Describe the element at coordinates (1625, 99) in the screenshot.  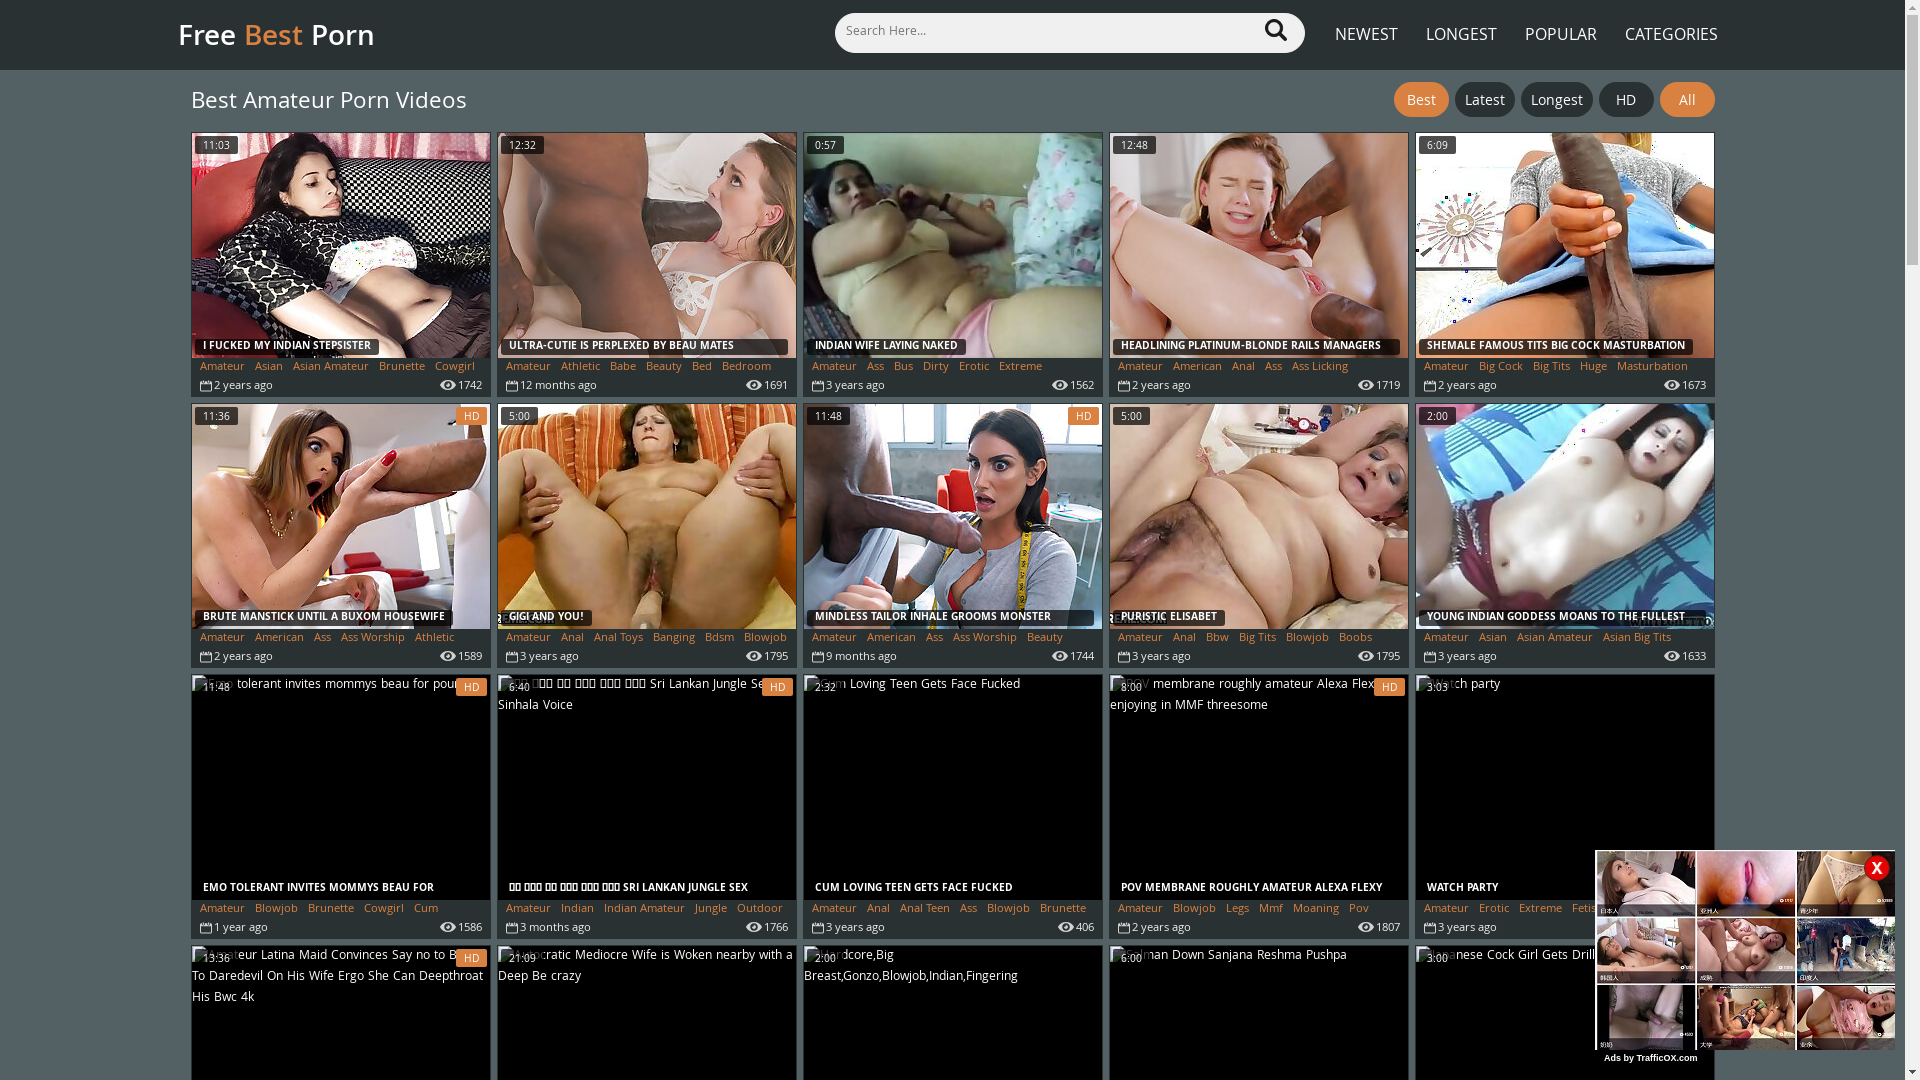
I see `'HD'` at that location.